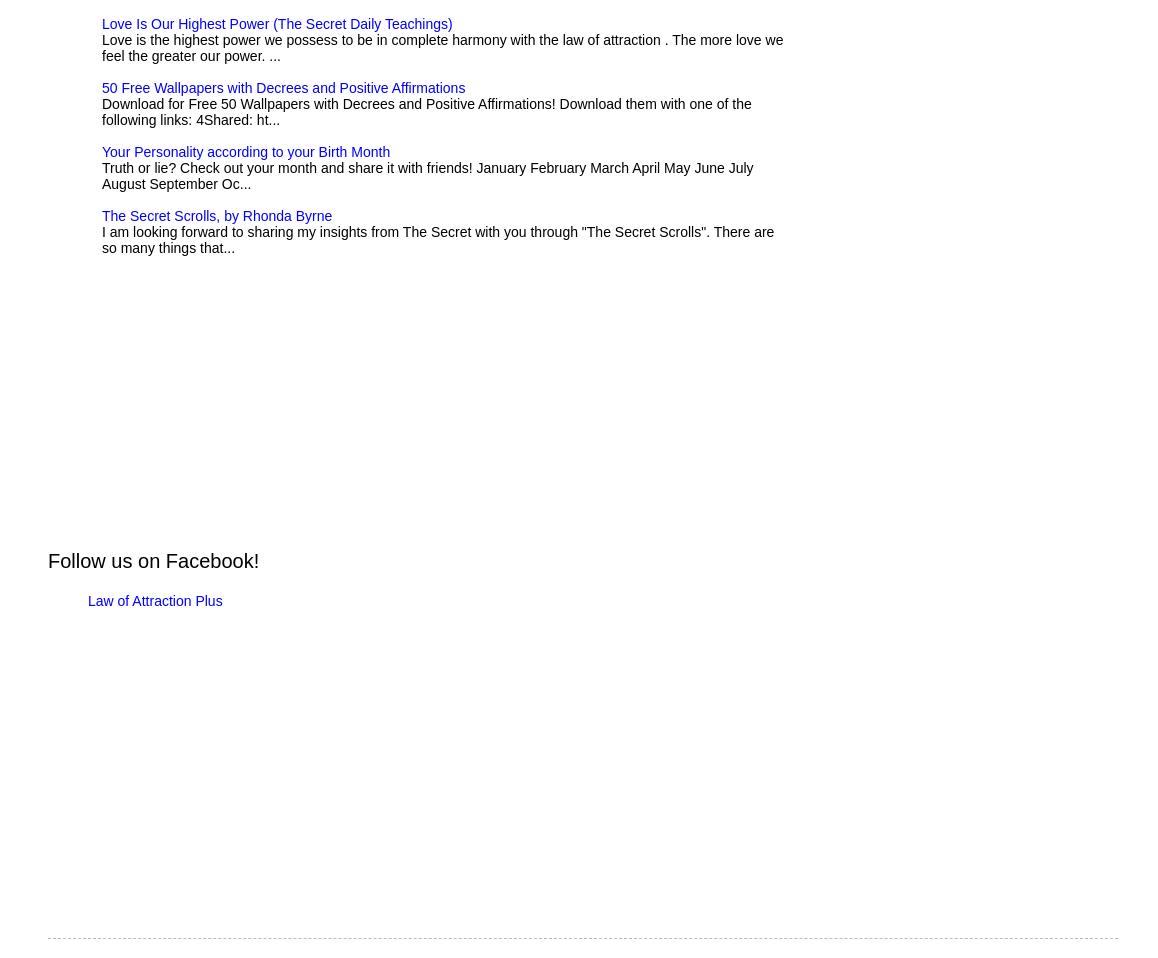 The height and width of the screenshot is (958, 1158). I want to click on 'Follow us on Facebook!', so click(152, 561).